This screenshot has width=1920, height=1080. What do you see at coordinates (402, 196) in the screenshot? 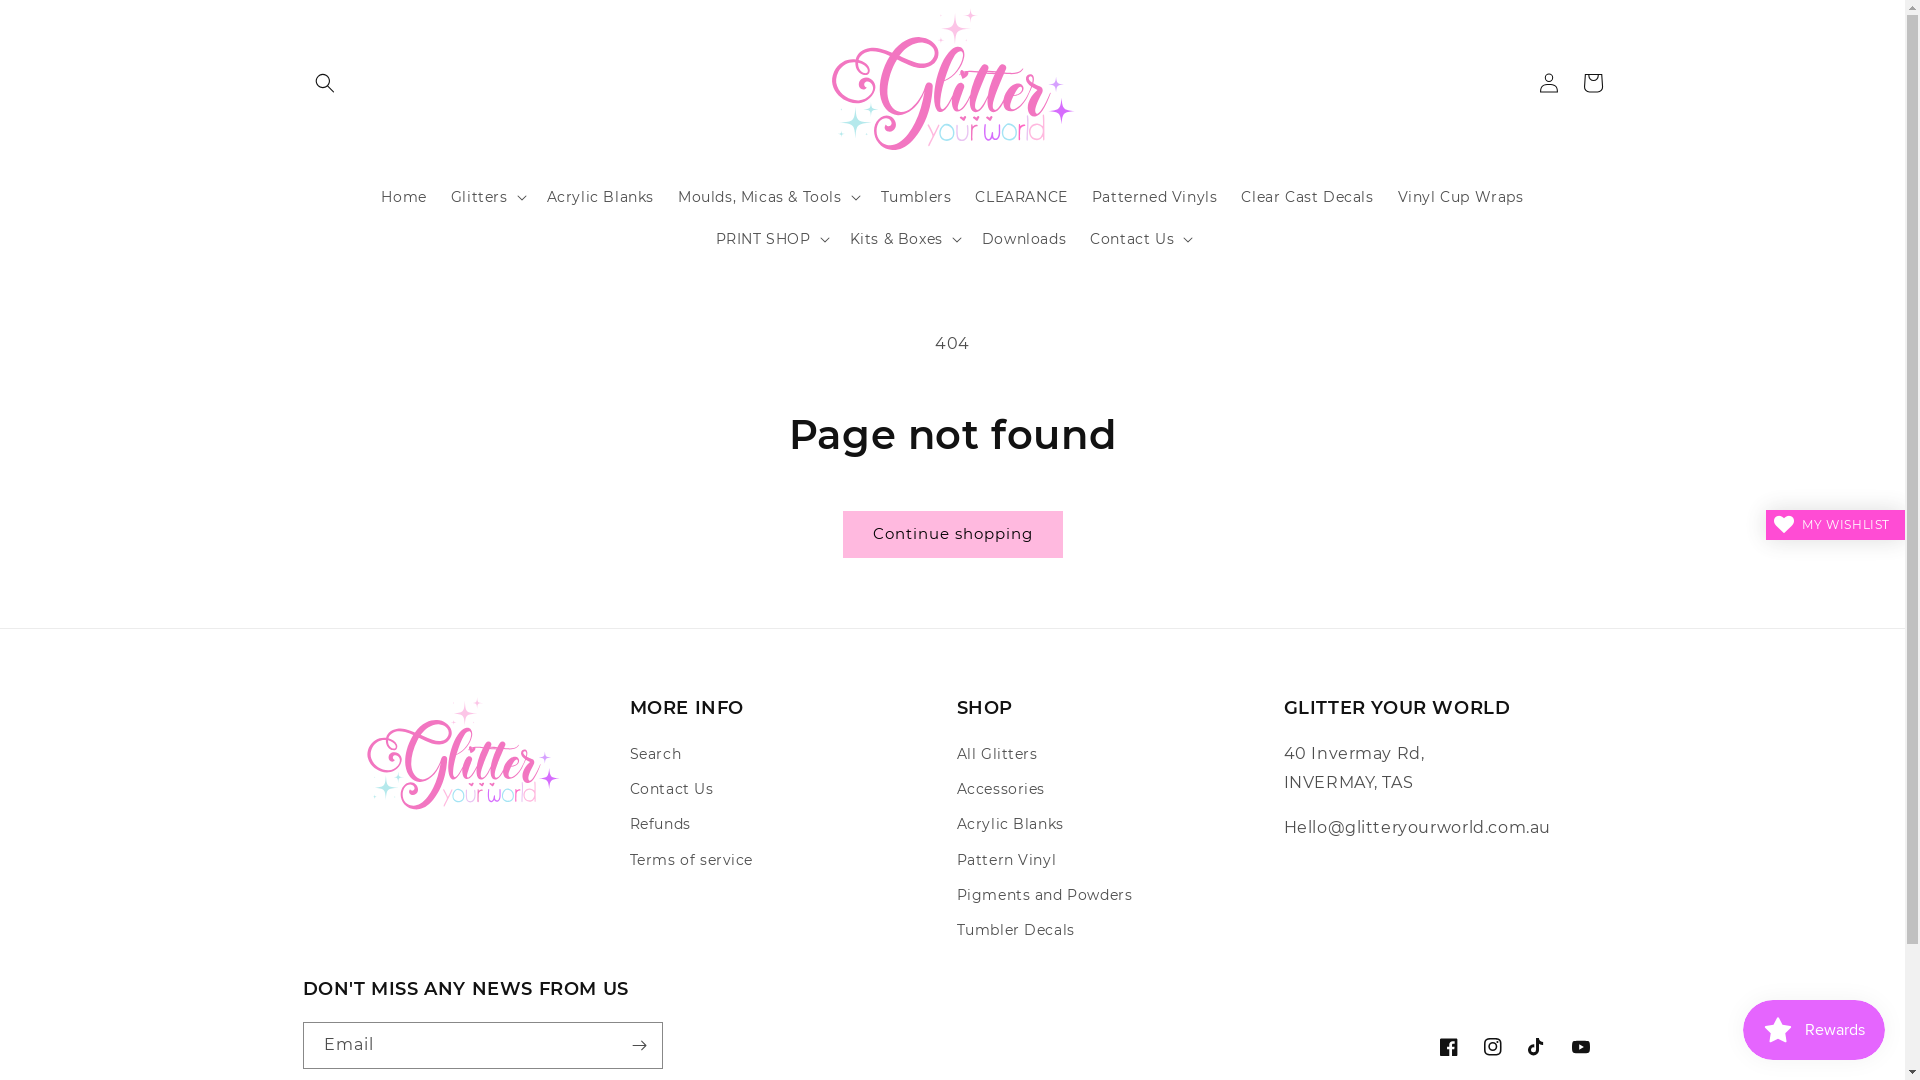
I see `'Home'` at bounding box center [402, 196].